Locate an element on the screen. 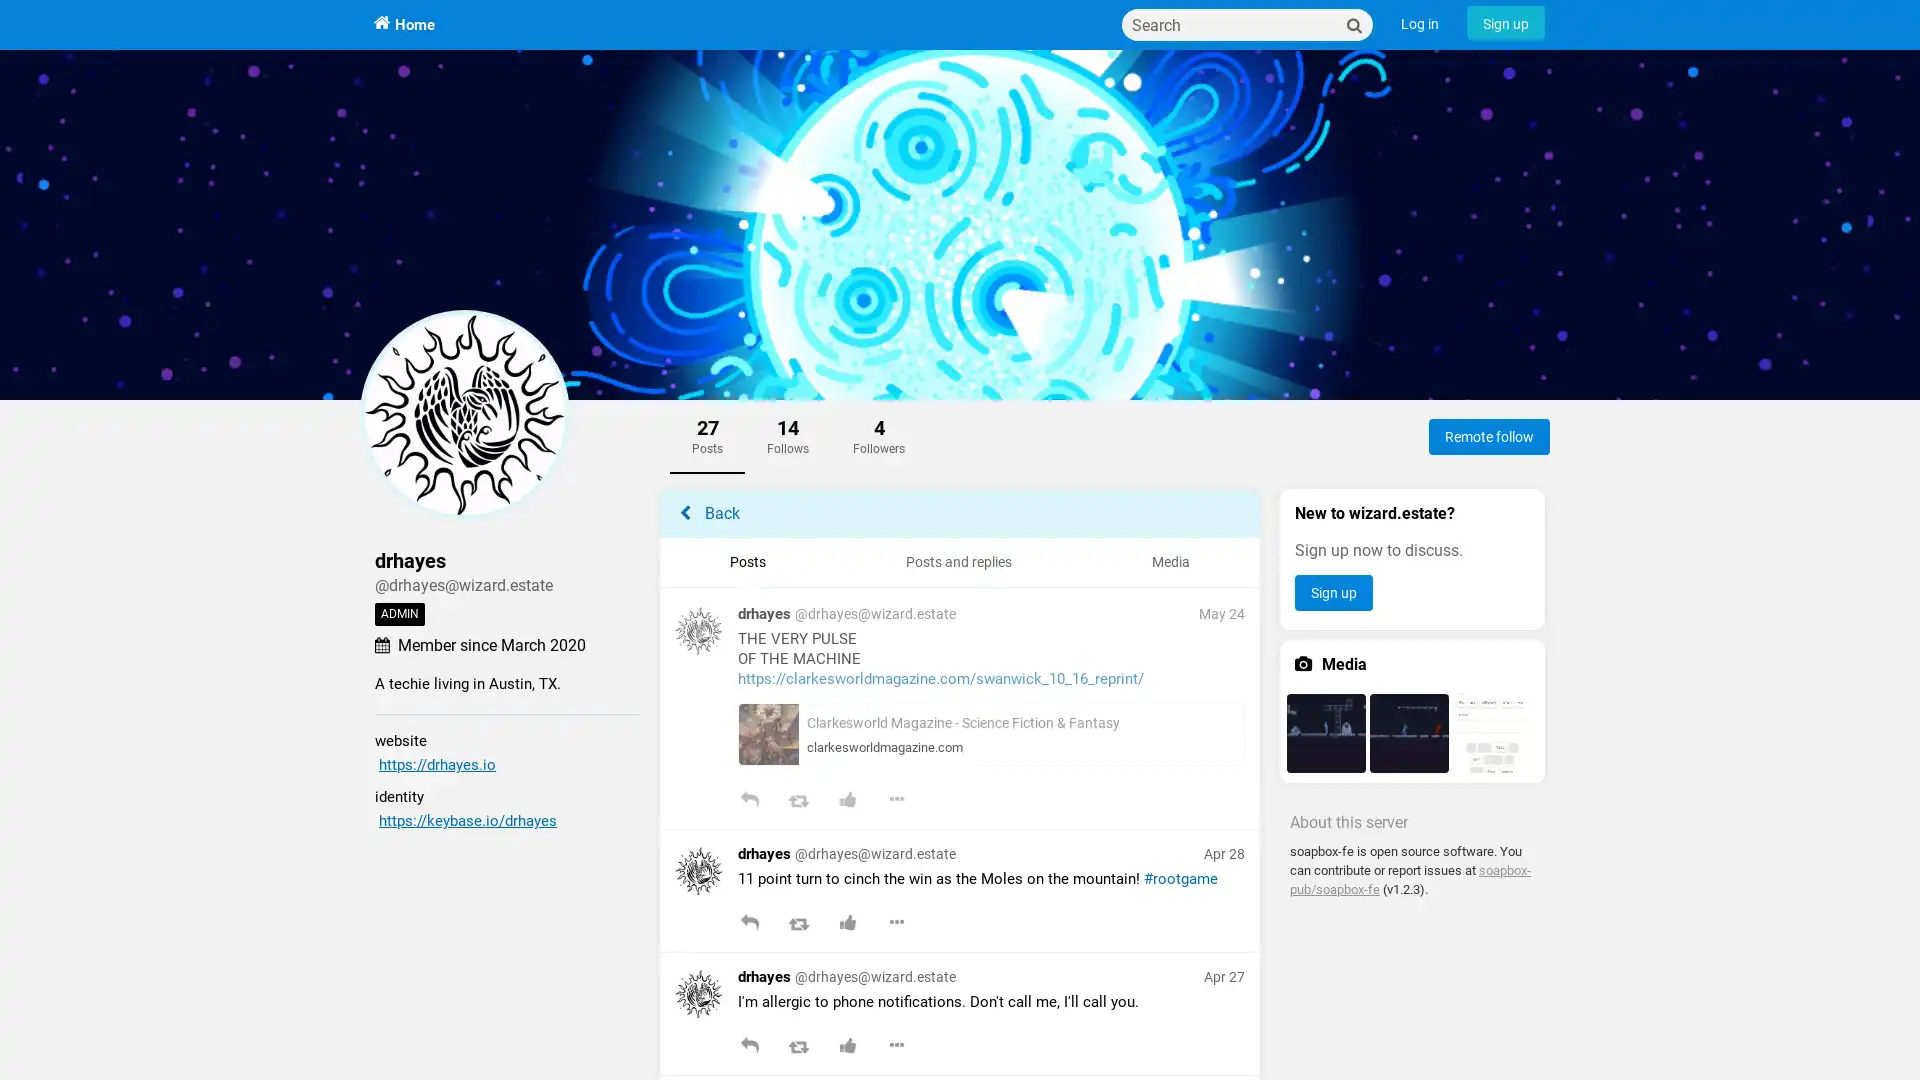 The height and width of the screenshot is (1080, 1920). Like is located at coordinates (847, 1047).